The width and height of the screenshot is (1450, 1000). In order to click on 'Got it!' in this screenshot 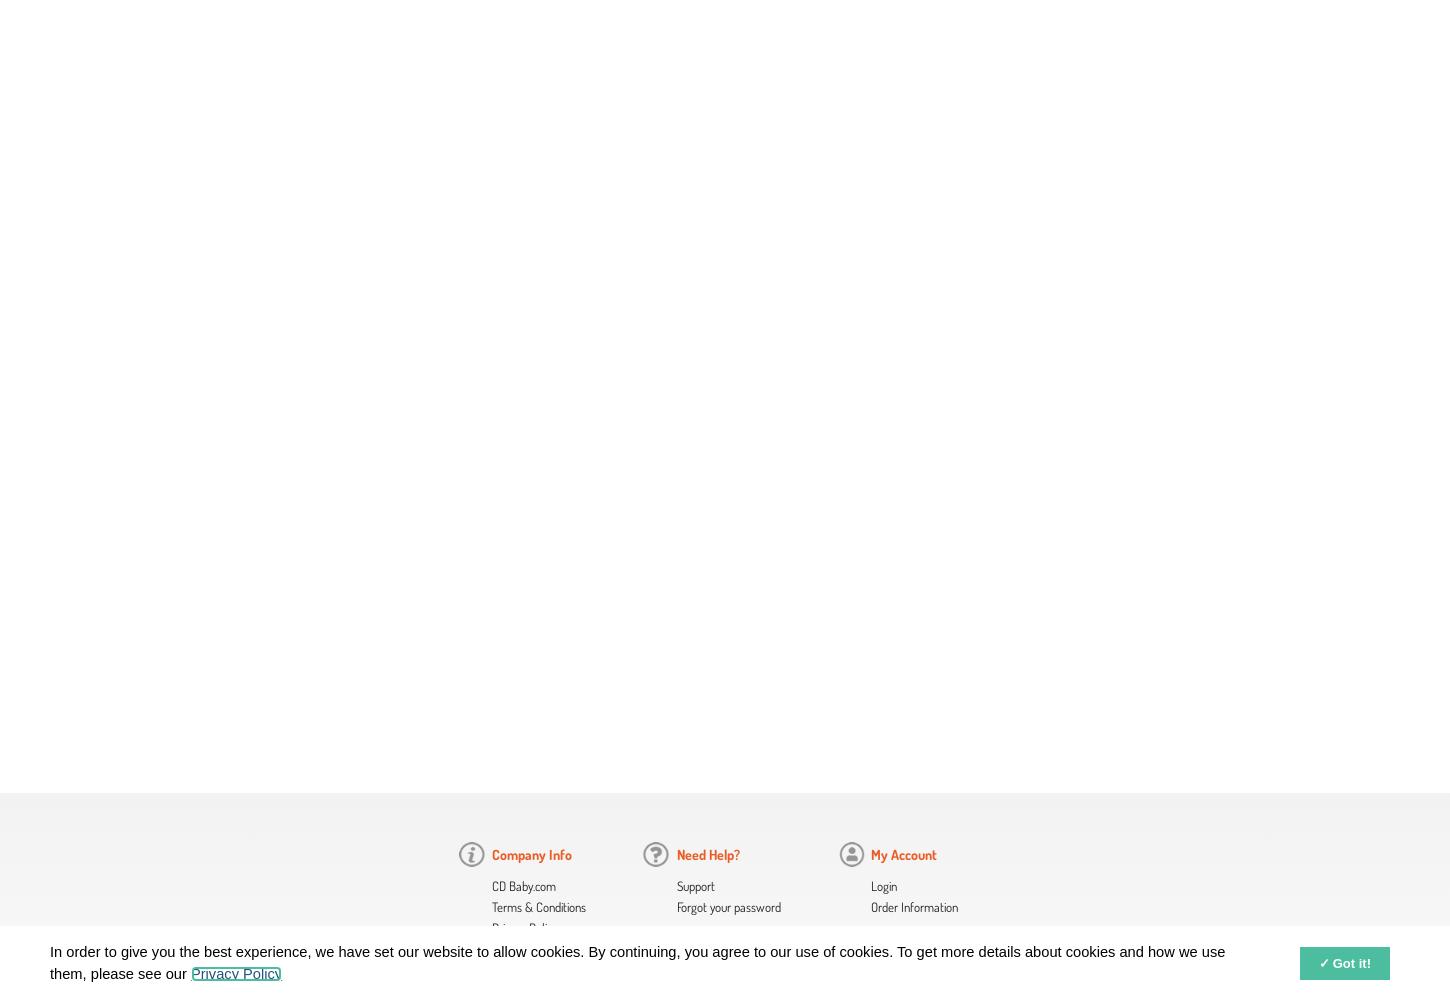, I will do `click(1350, 962)`.